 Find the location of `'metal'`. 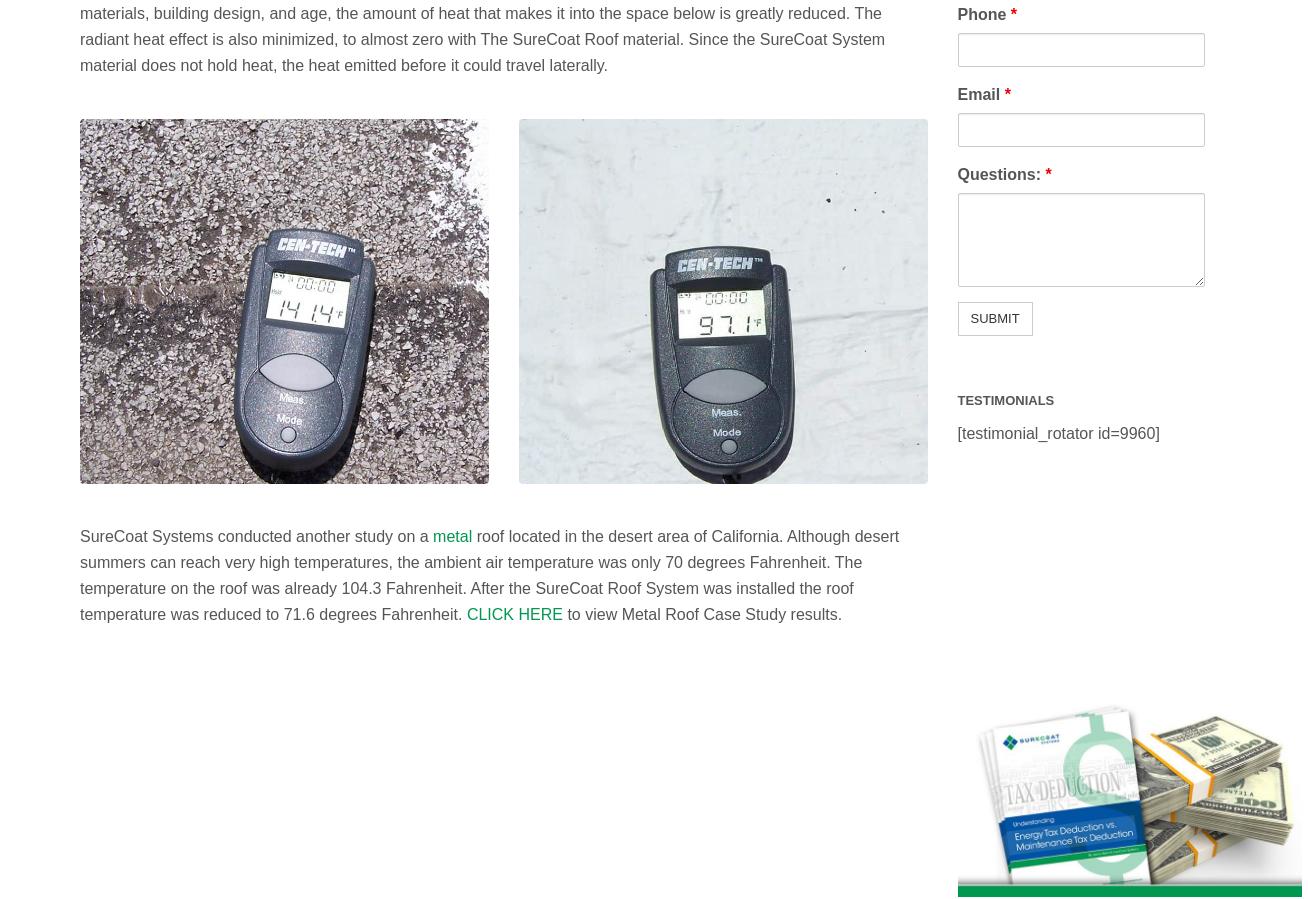

'metal' is located at coordinates (451, 535).